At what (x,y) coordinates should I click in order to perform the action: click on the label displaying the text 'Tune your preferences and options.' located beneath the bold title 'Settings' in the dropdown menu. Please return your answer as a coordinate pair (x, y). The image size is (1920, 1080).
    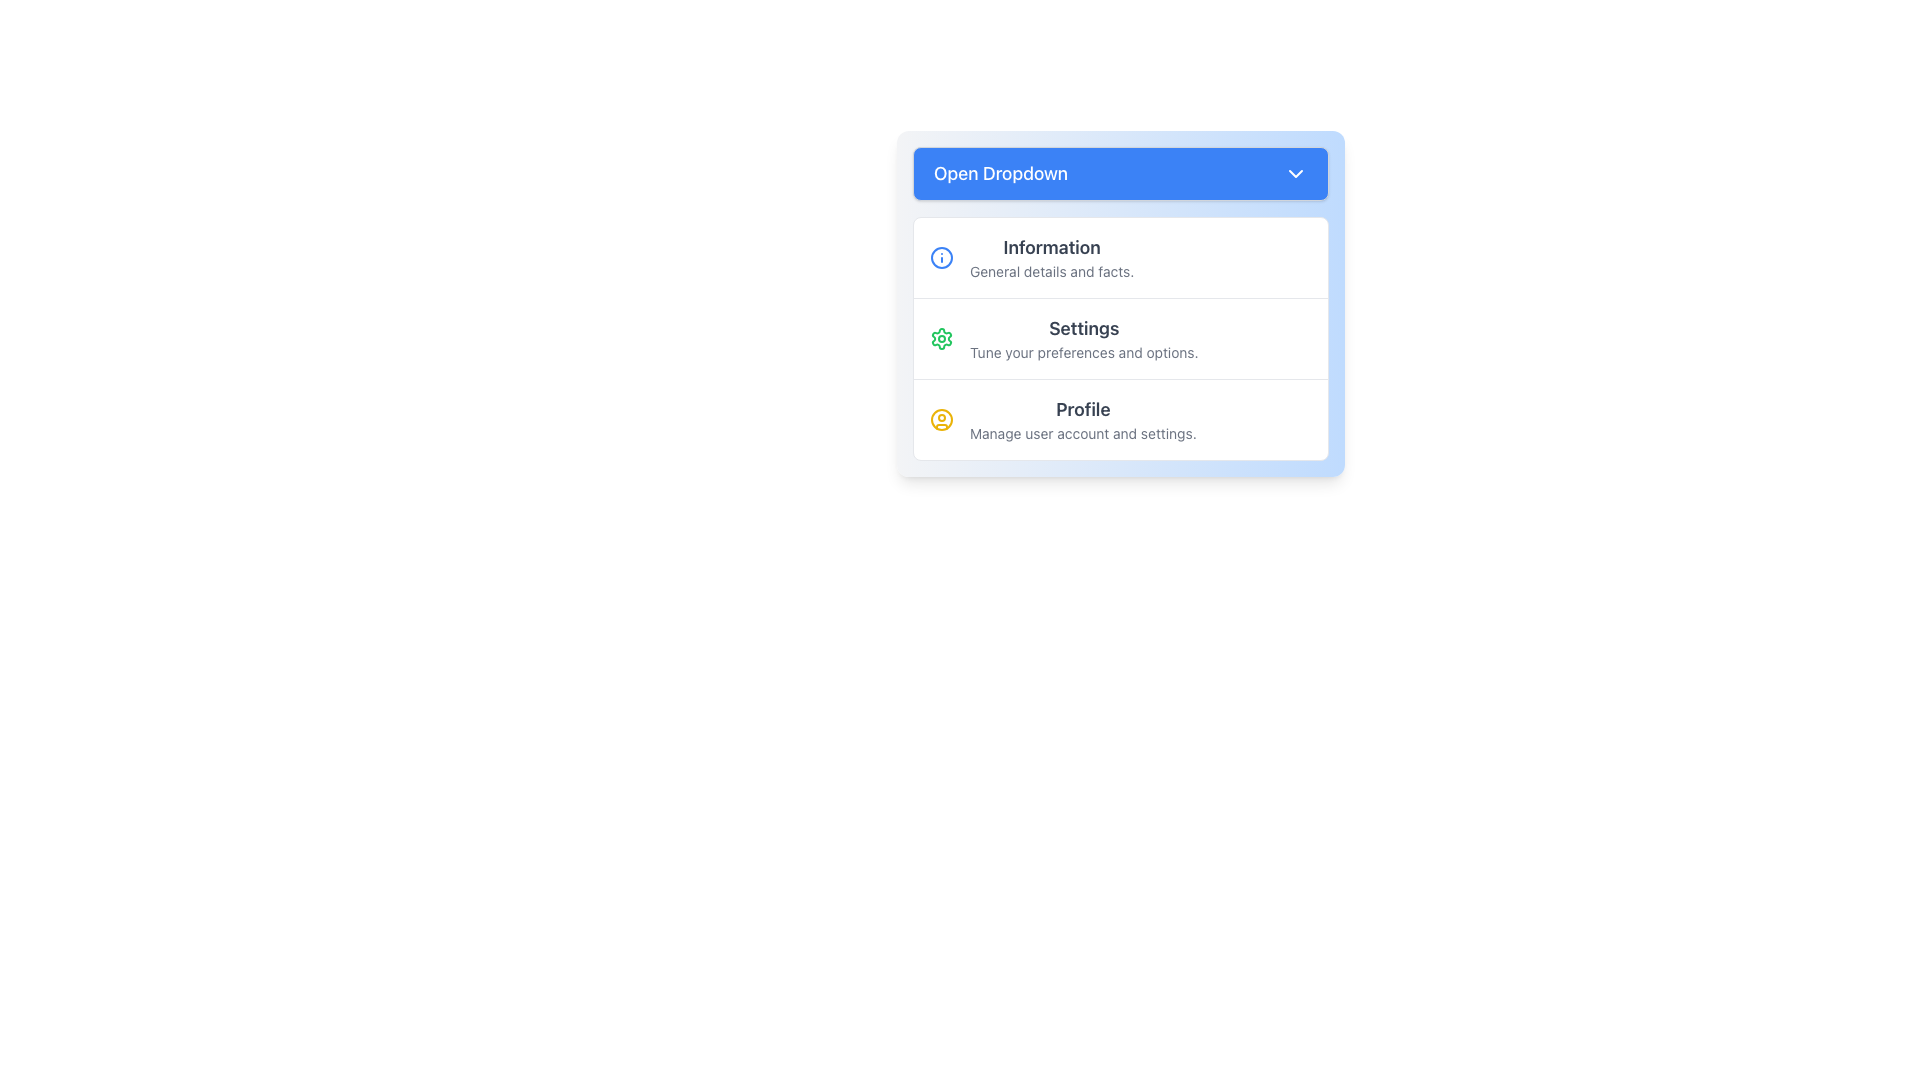
    Looking at the image, I should click on (1083, 352).